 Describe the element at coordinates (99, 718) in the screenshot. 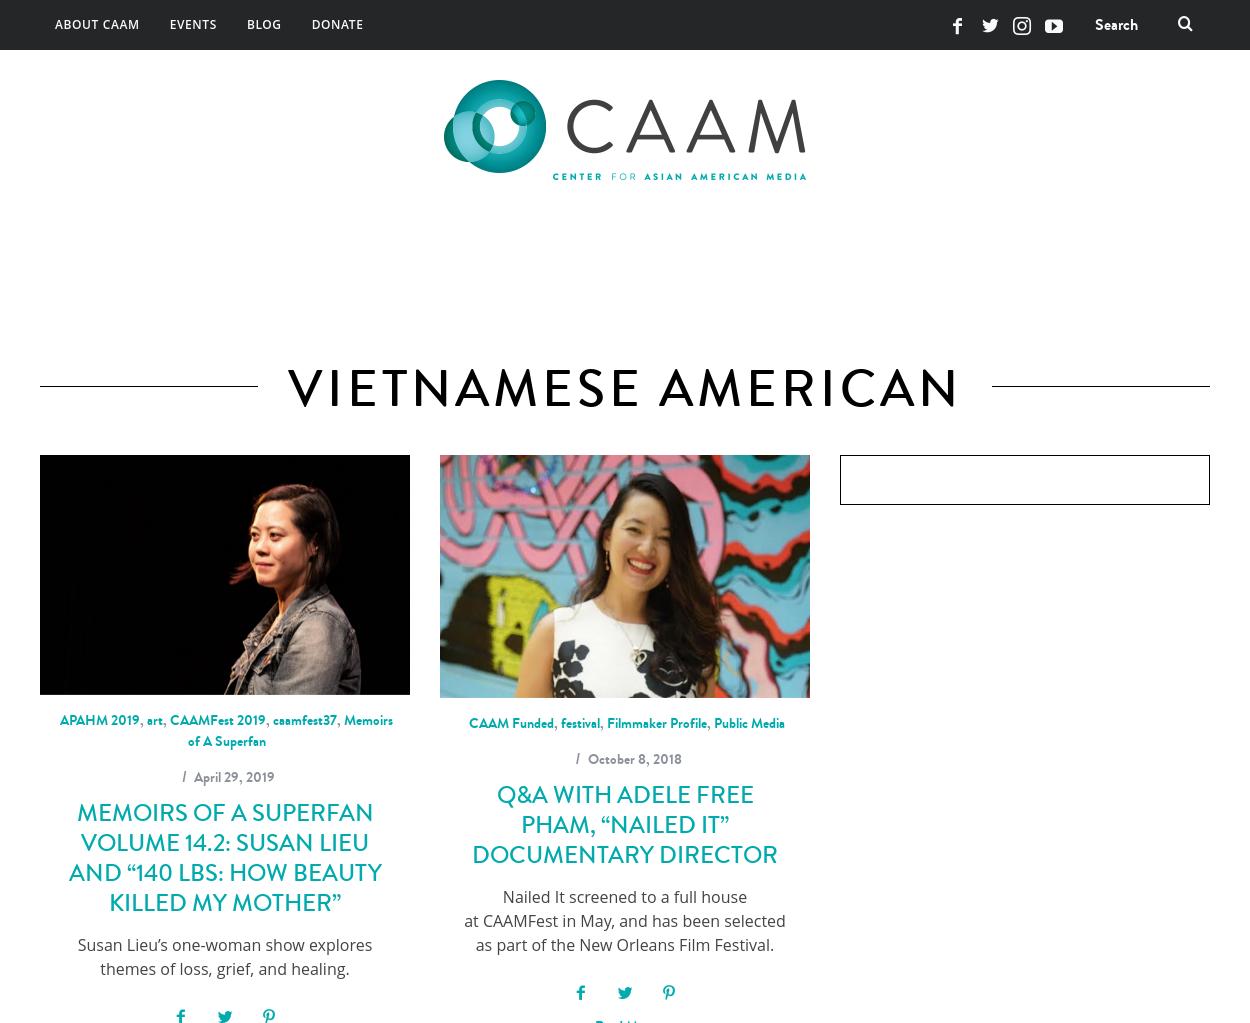

I see `'APAHM 2019'` at that location.